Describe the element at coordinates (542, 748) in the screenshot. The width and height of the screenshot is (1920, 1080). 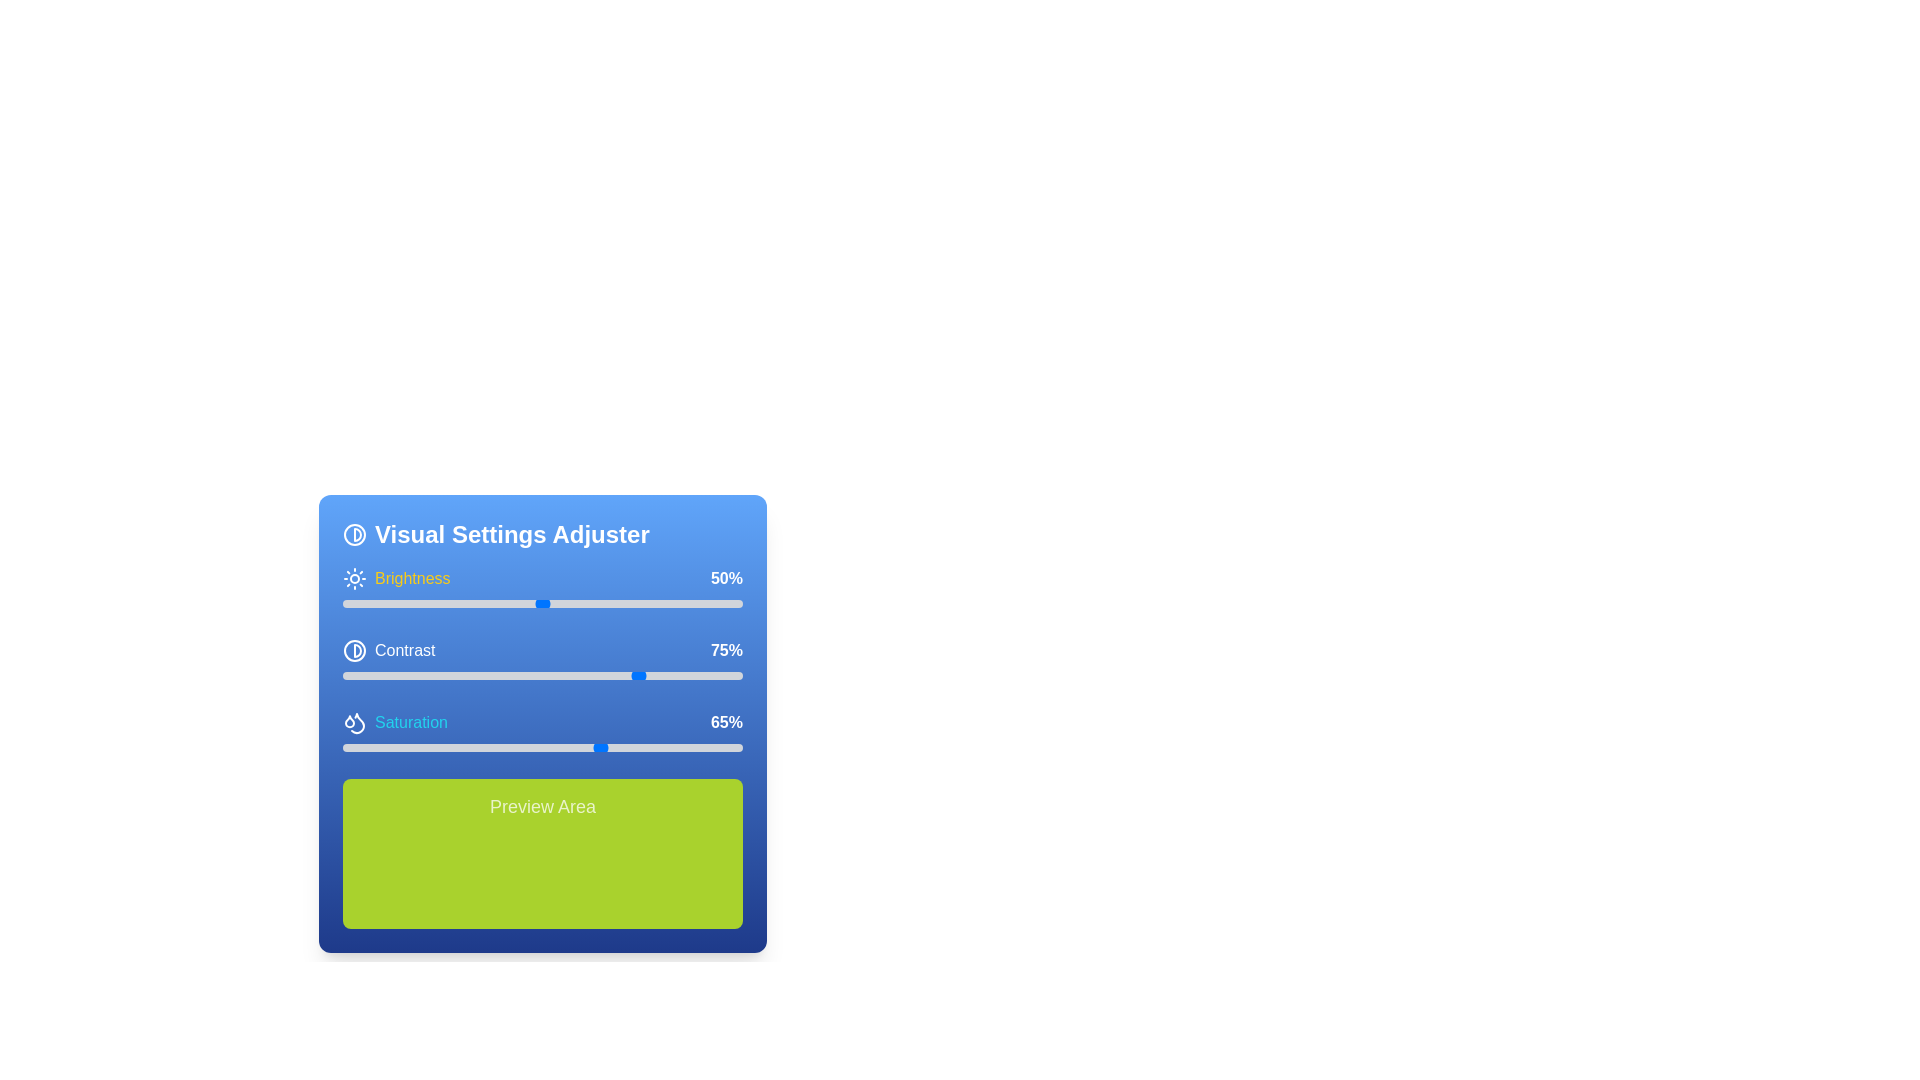
I see `and drag the saturation range slider located in the 'Saturation' panel below the 'Saturation' label and '65%' percentage, within the 'Visual Settings Adjuster' section` at that location.